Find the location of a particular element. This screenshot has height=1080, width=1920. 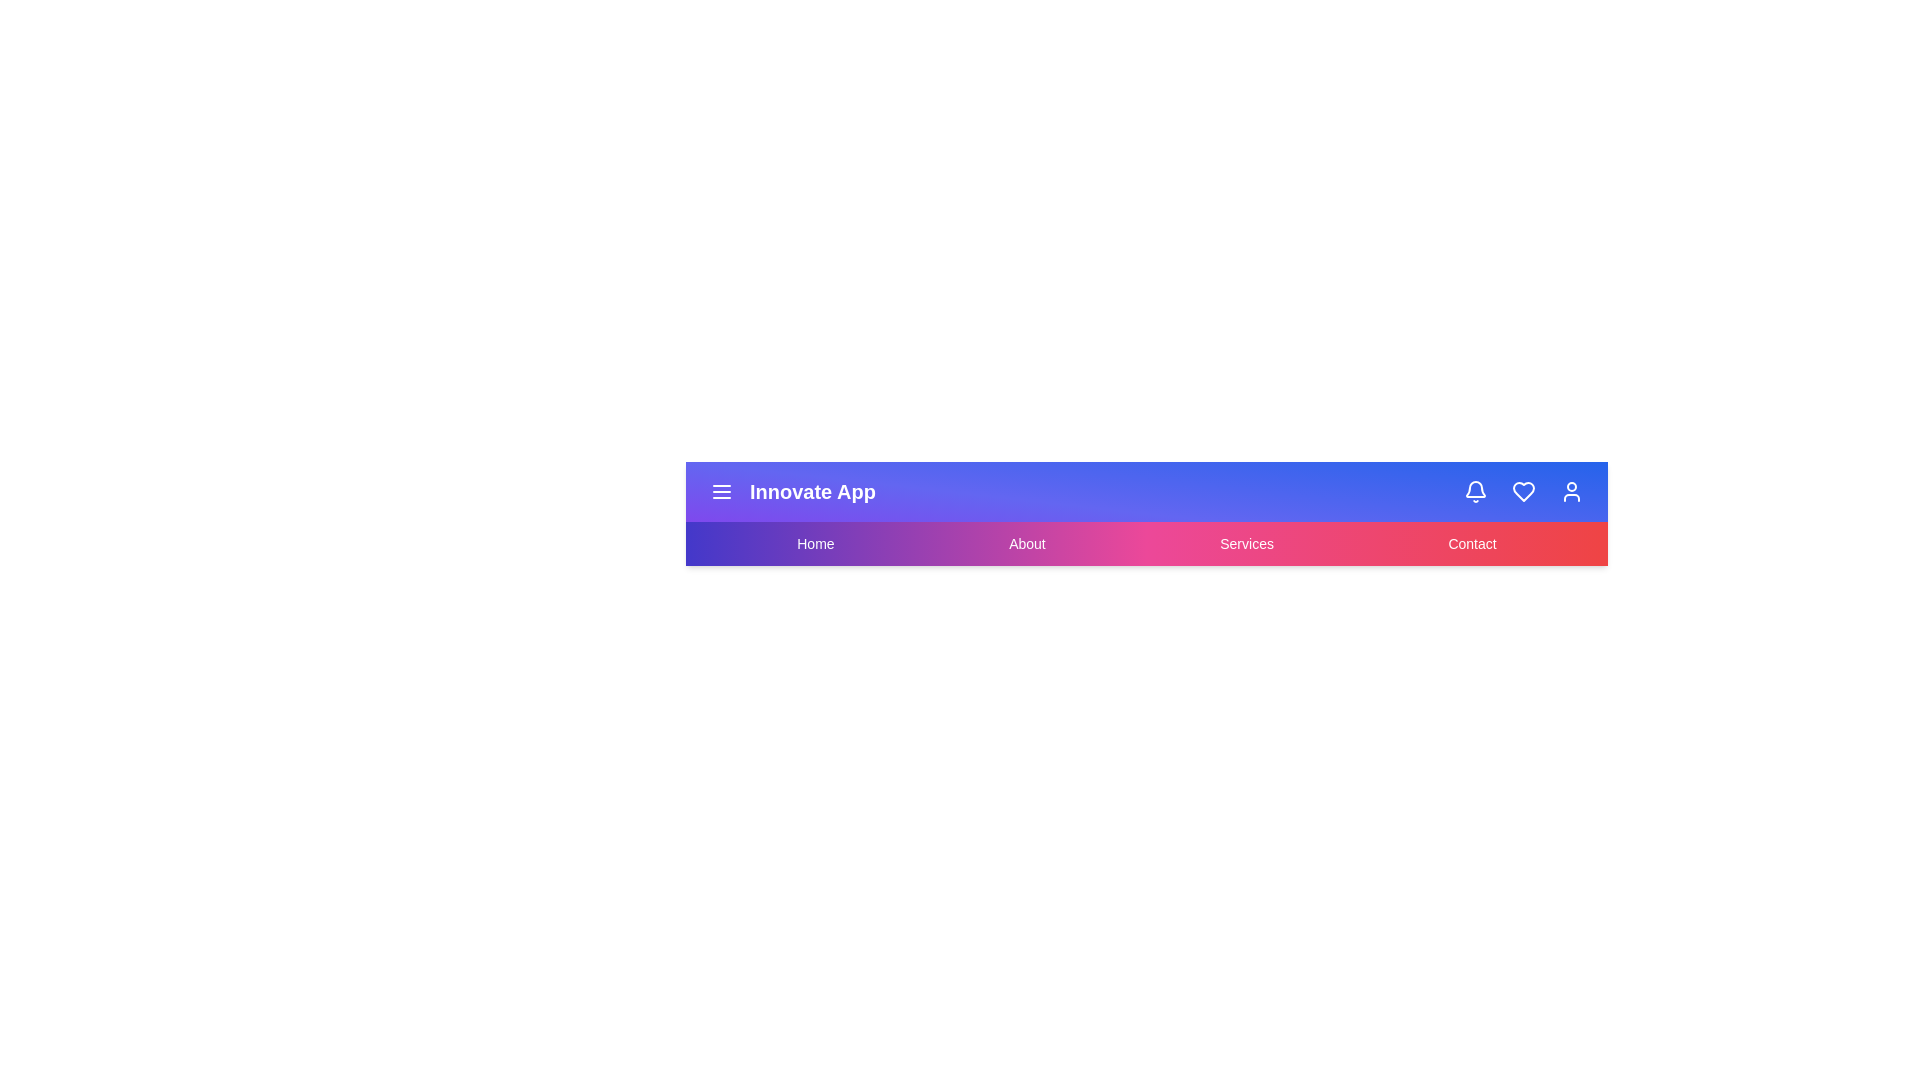

the bell icon located in the app bar is located at coordinates (1476, 492).